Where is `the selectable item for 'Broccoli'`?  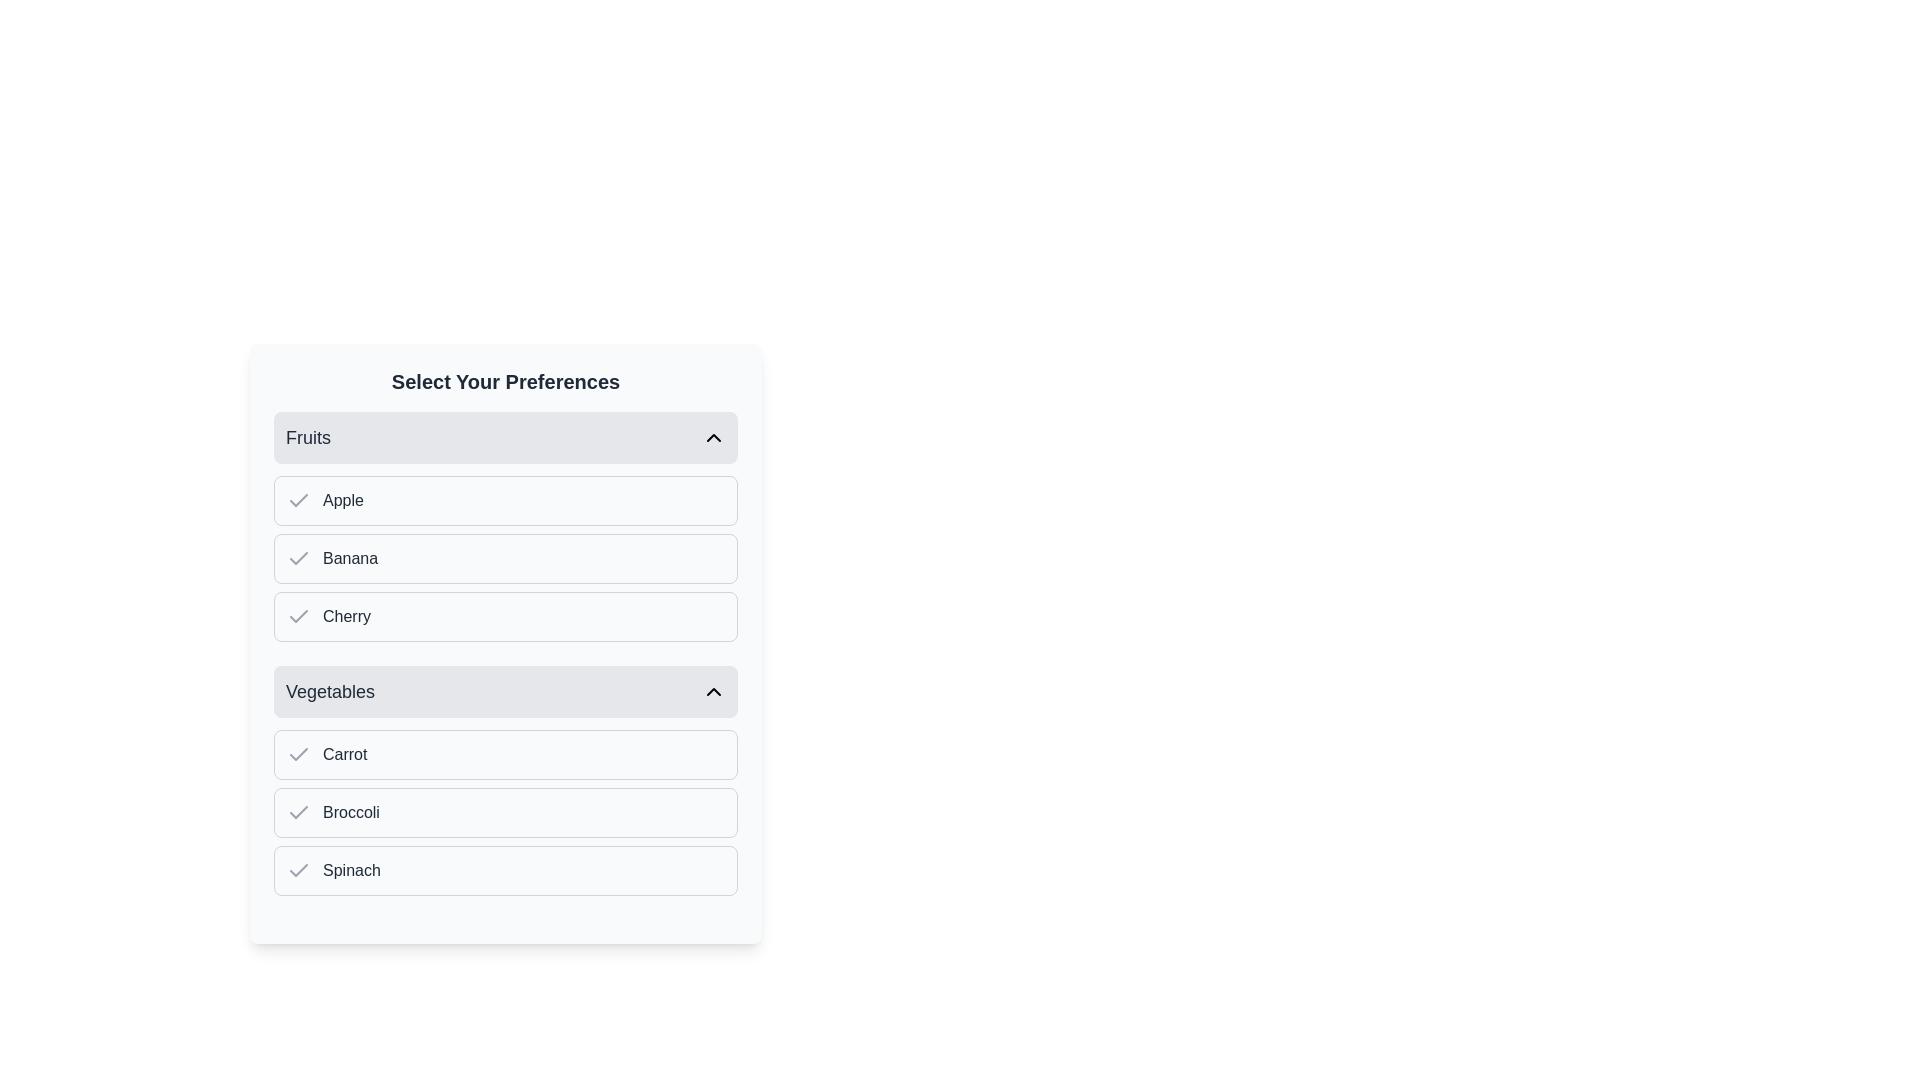
the selectable item for 'Broccoli' is located at coordinates (505, 813).